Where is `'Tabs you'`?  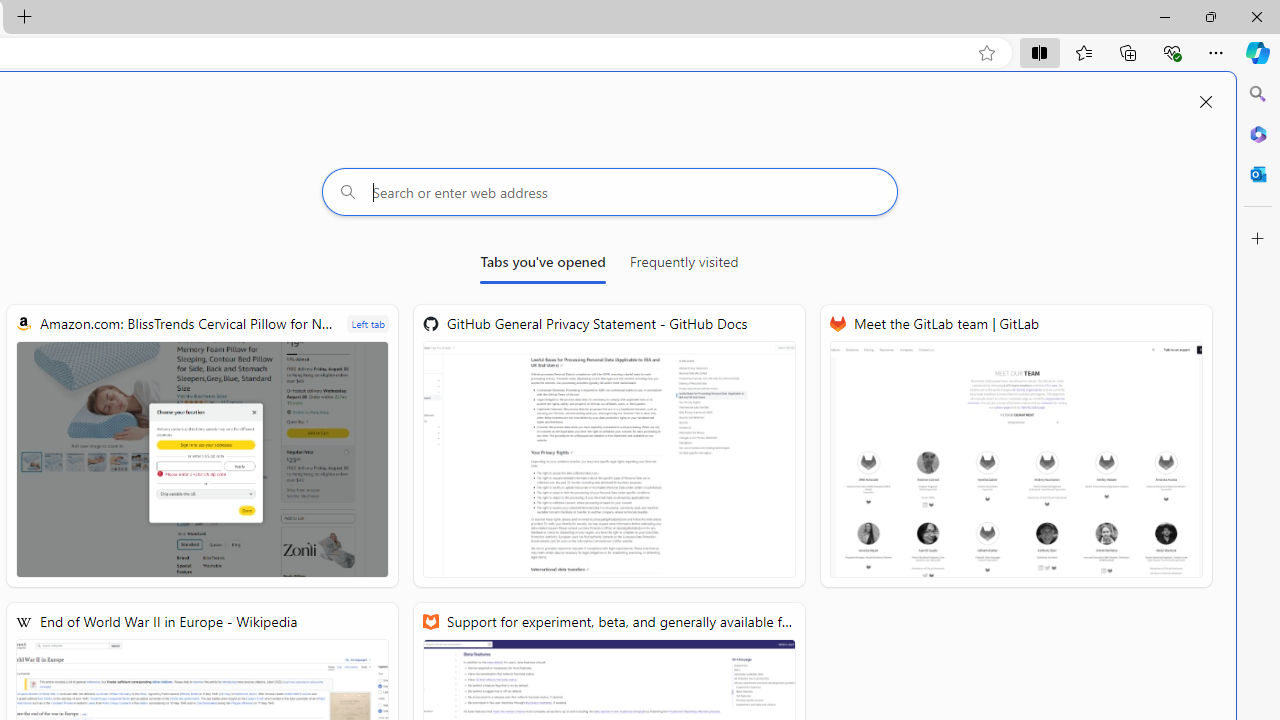 'Tabs you' is located at coordinates (542, 265).